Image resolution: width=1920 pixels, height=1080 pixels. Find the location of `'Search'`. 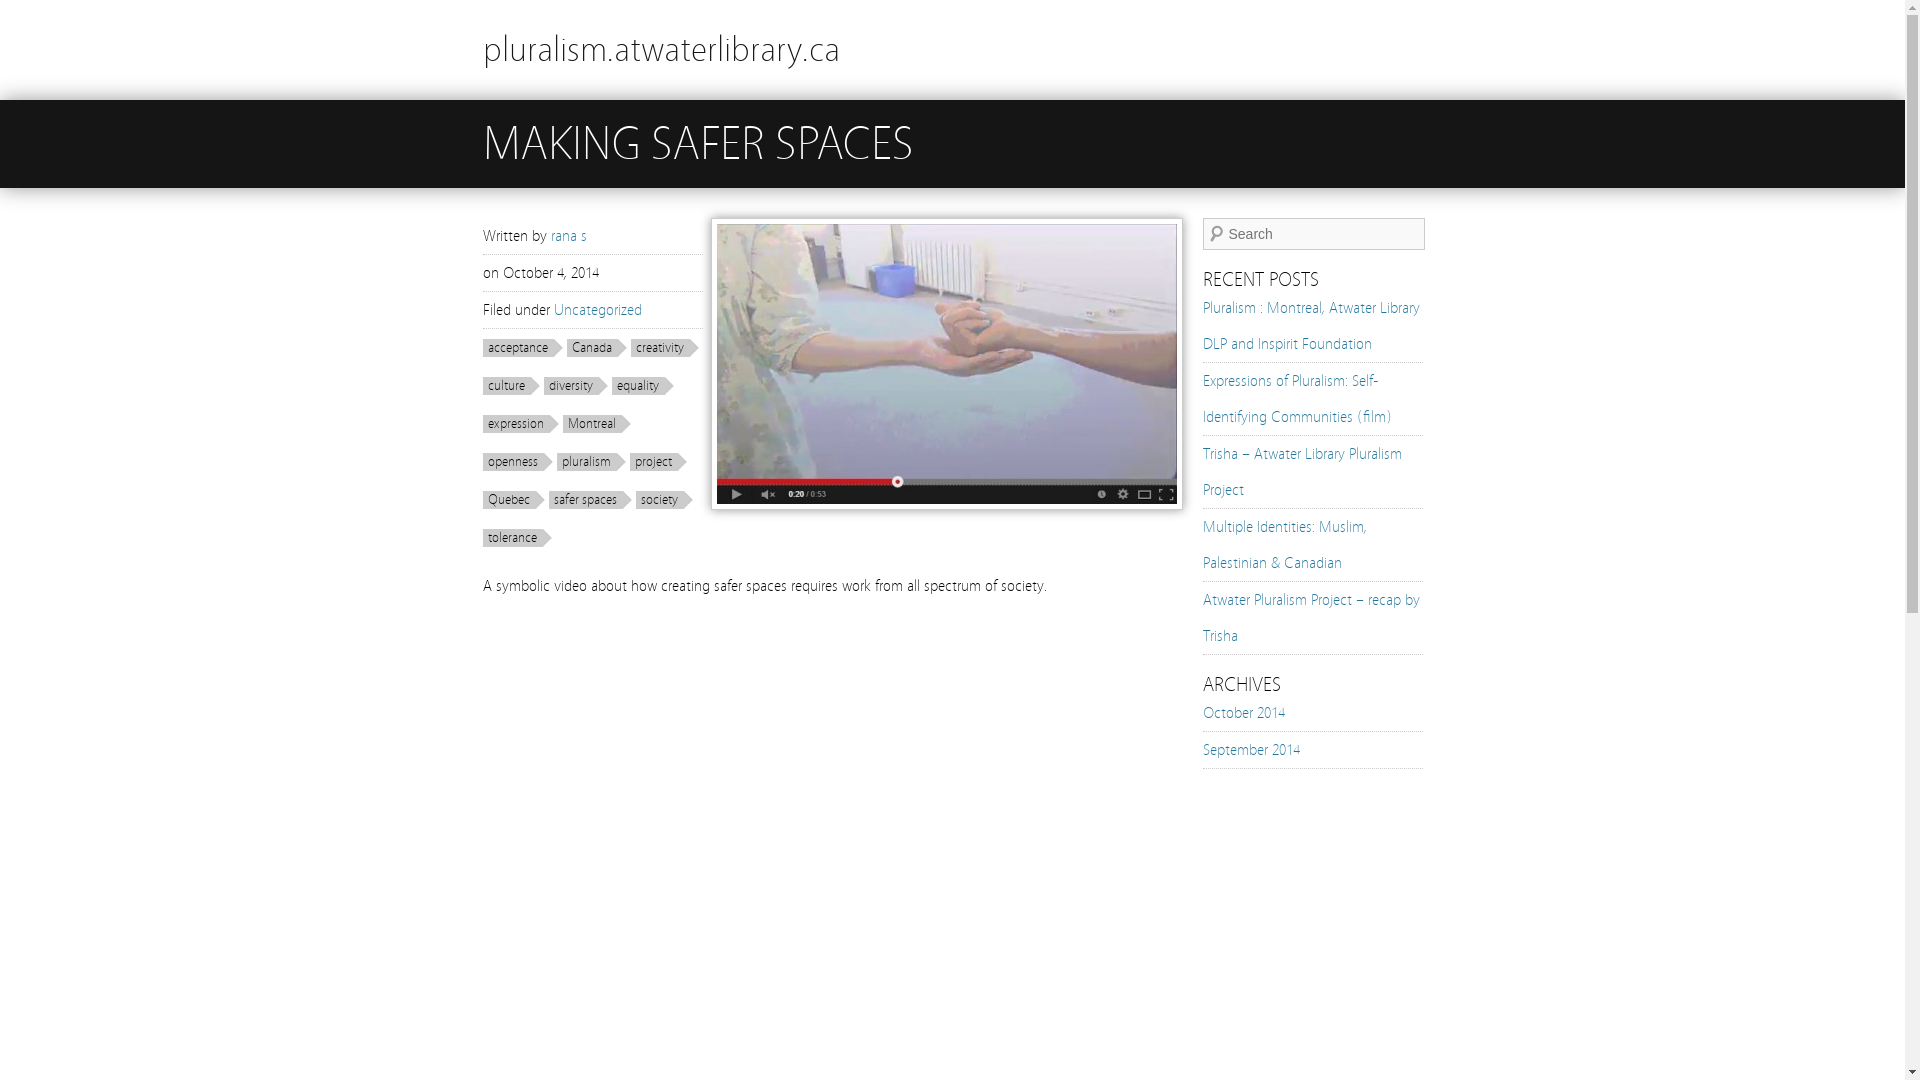

'Search' is located at coordinates (0, 10).